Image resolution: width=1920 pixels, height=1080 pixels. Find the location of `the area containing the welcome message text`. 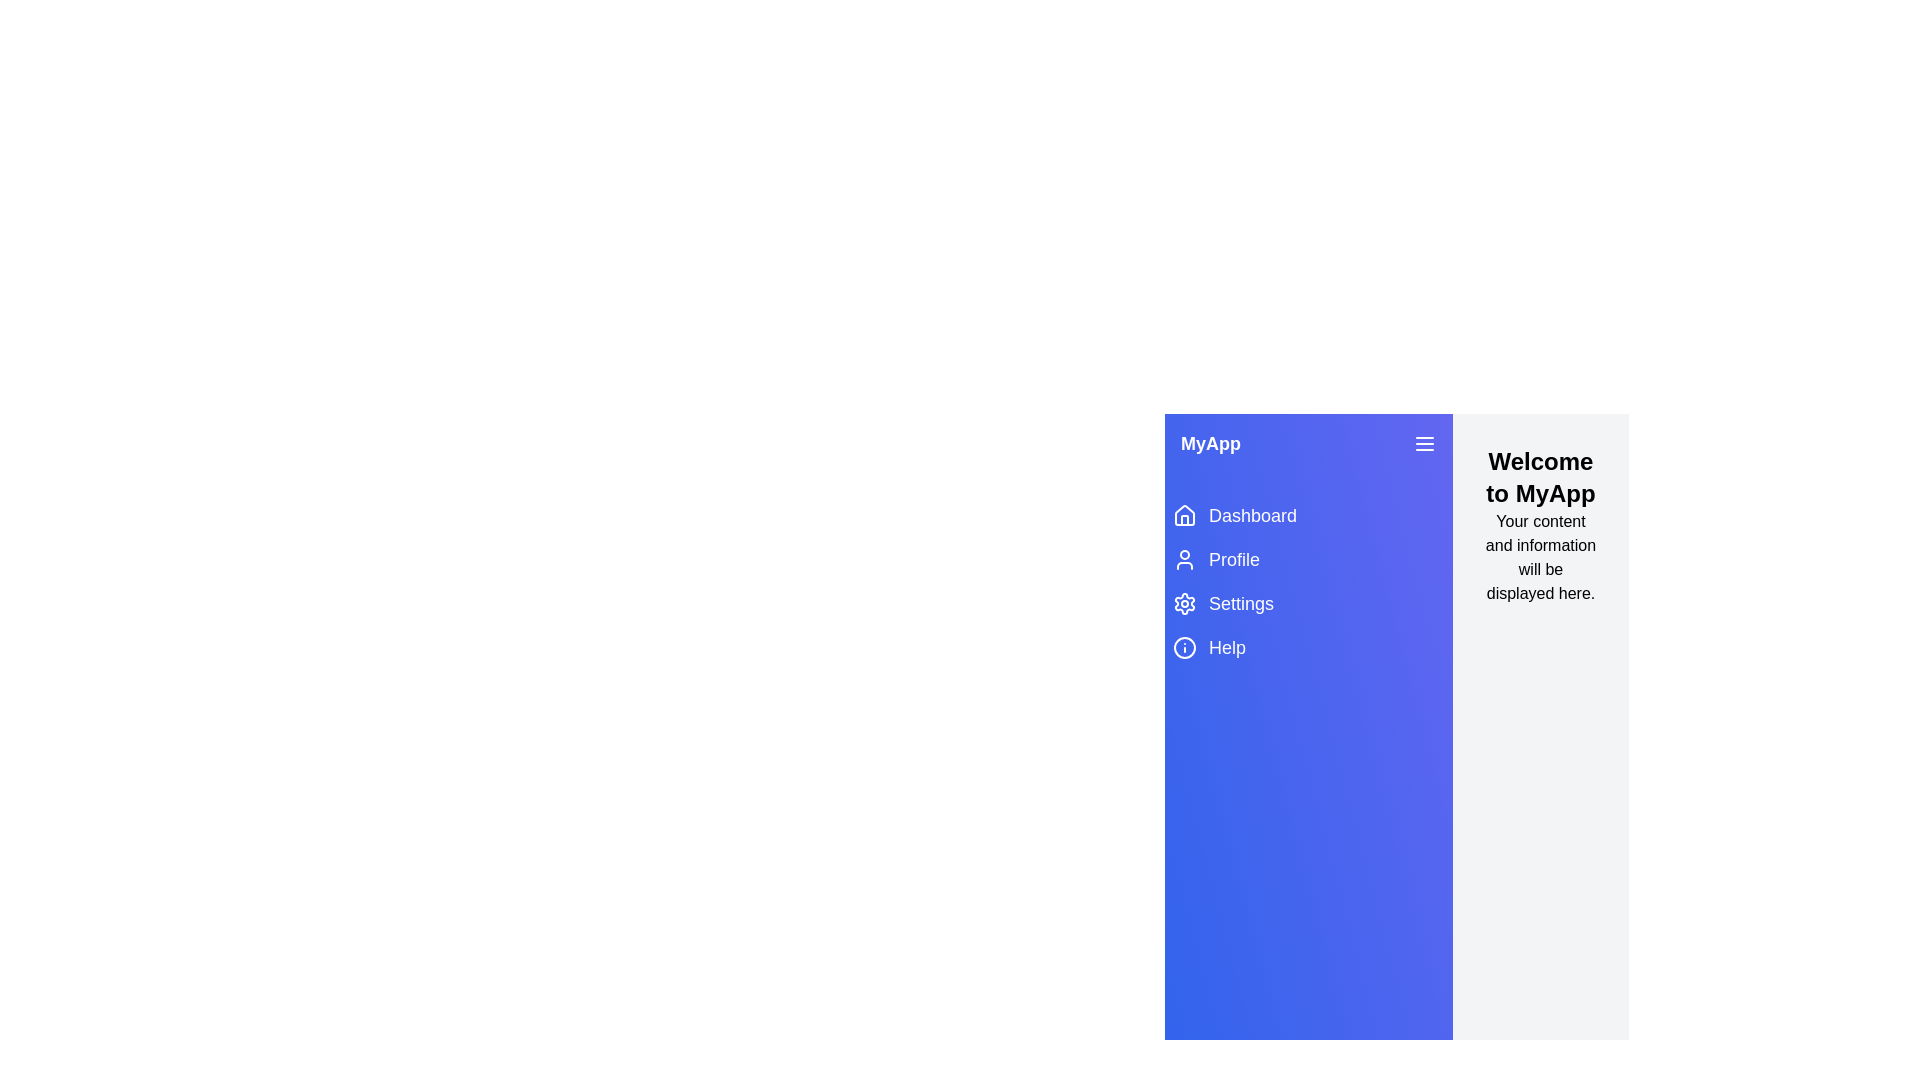

the area containing the welcome message text is located at coordinates (1539, 478).